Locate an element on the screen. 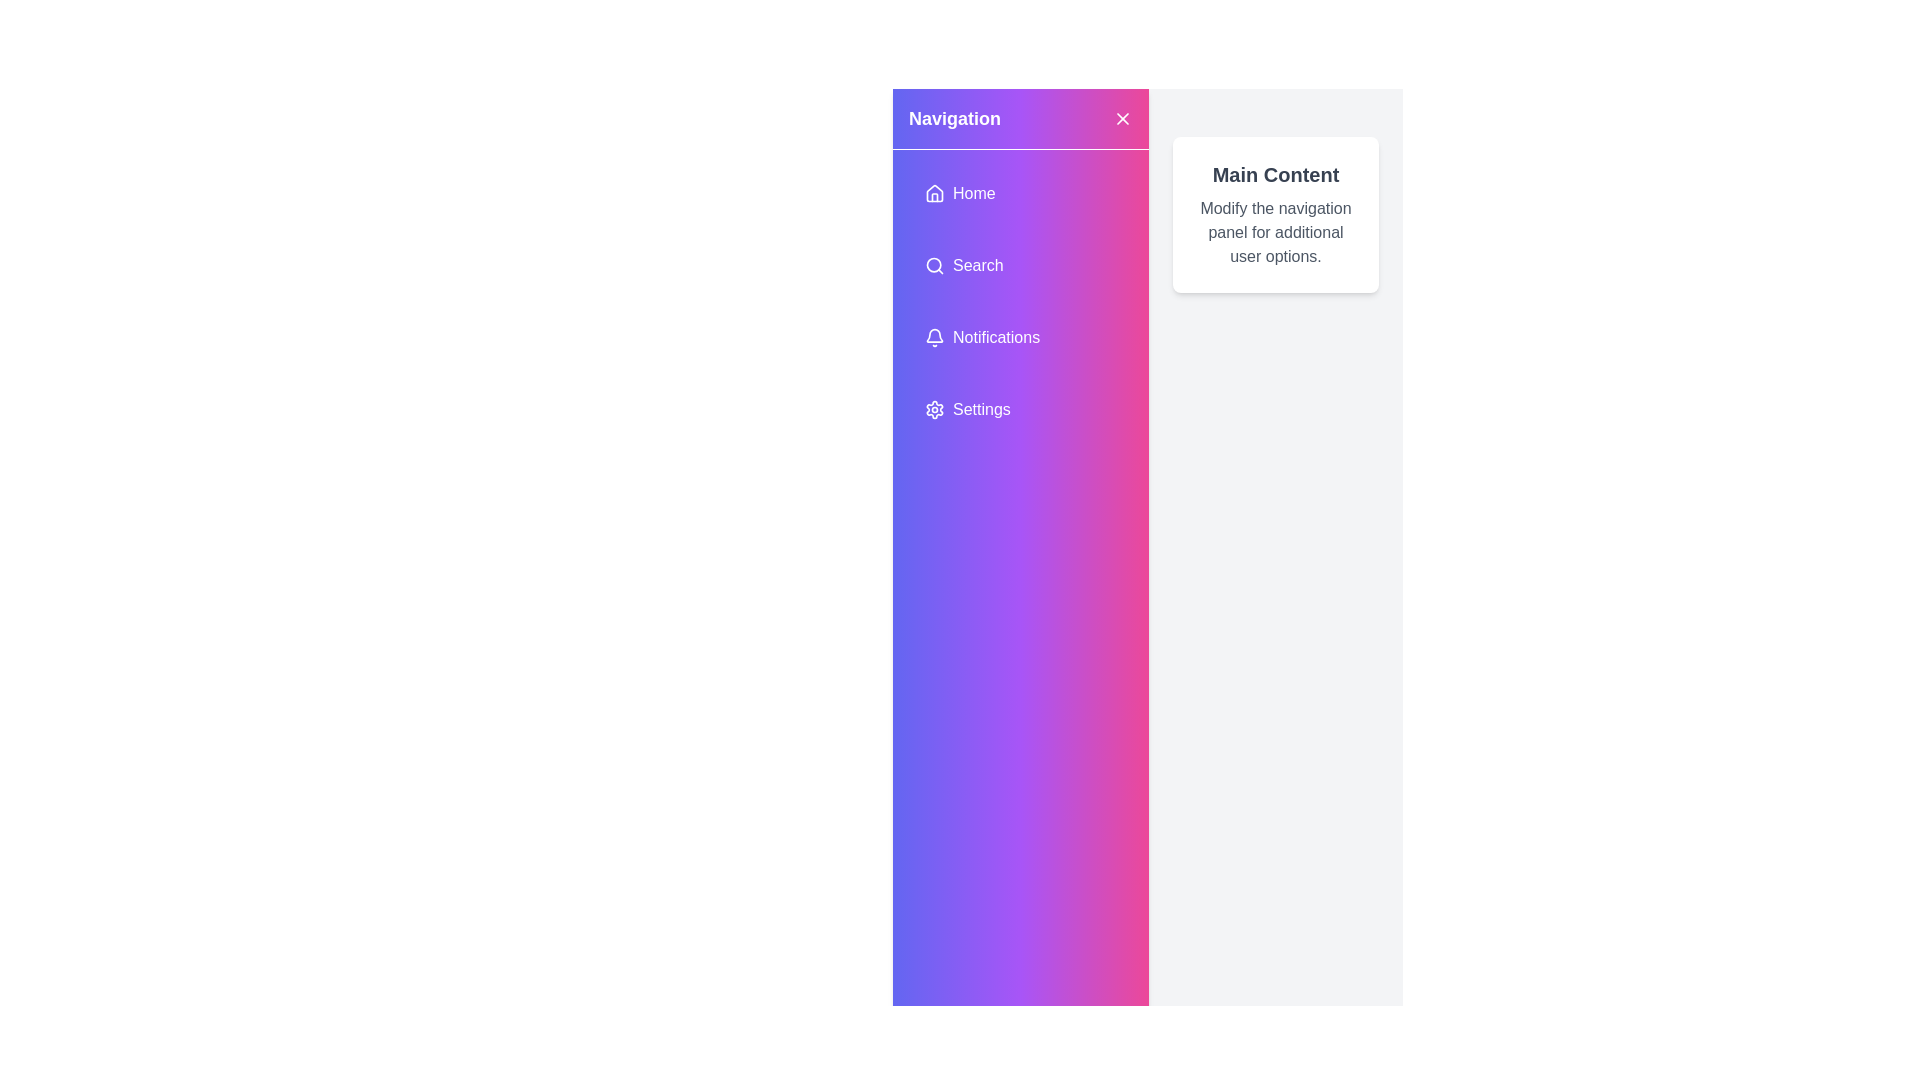 This screenshot has height=1080, width=1920. the 'Home' icon in the navigation bar is located at coordinates (934, 193).